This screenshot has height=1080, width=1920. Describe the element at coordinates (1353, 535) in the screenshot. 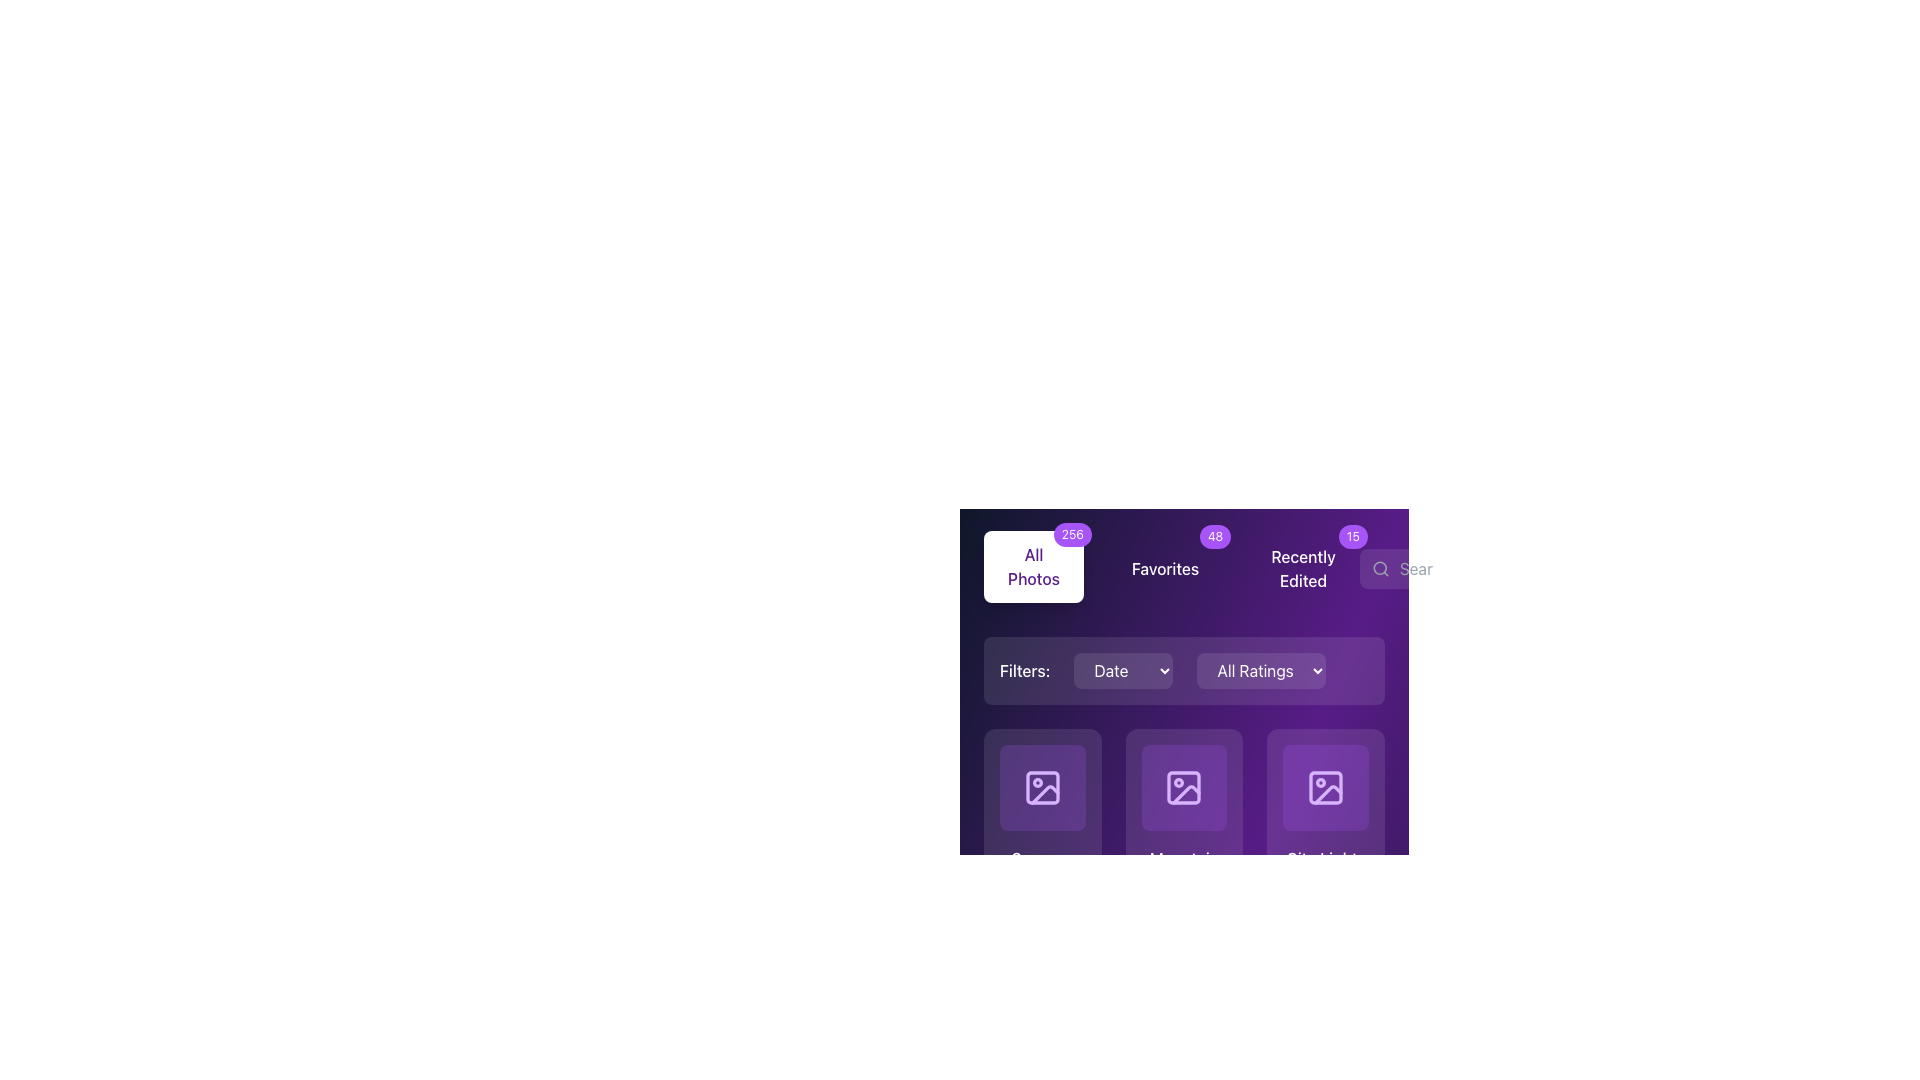

I see `the content of the Notification badge with a purple background displaying the number '15', located in the top-right corner of the 'Recently Edited' section` at that location.